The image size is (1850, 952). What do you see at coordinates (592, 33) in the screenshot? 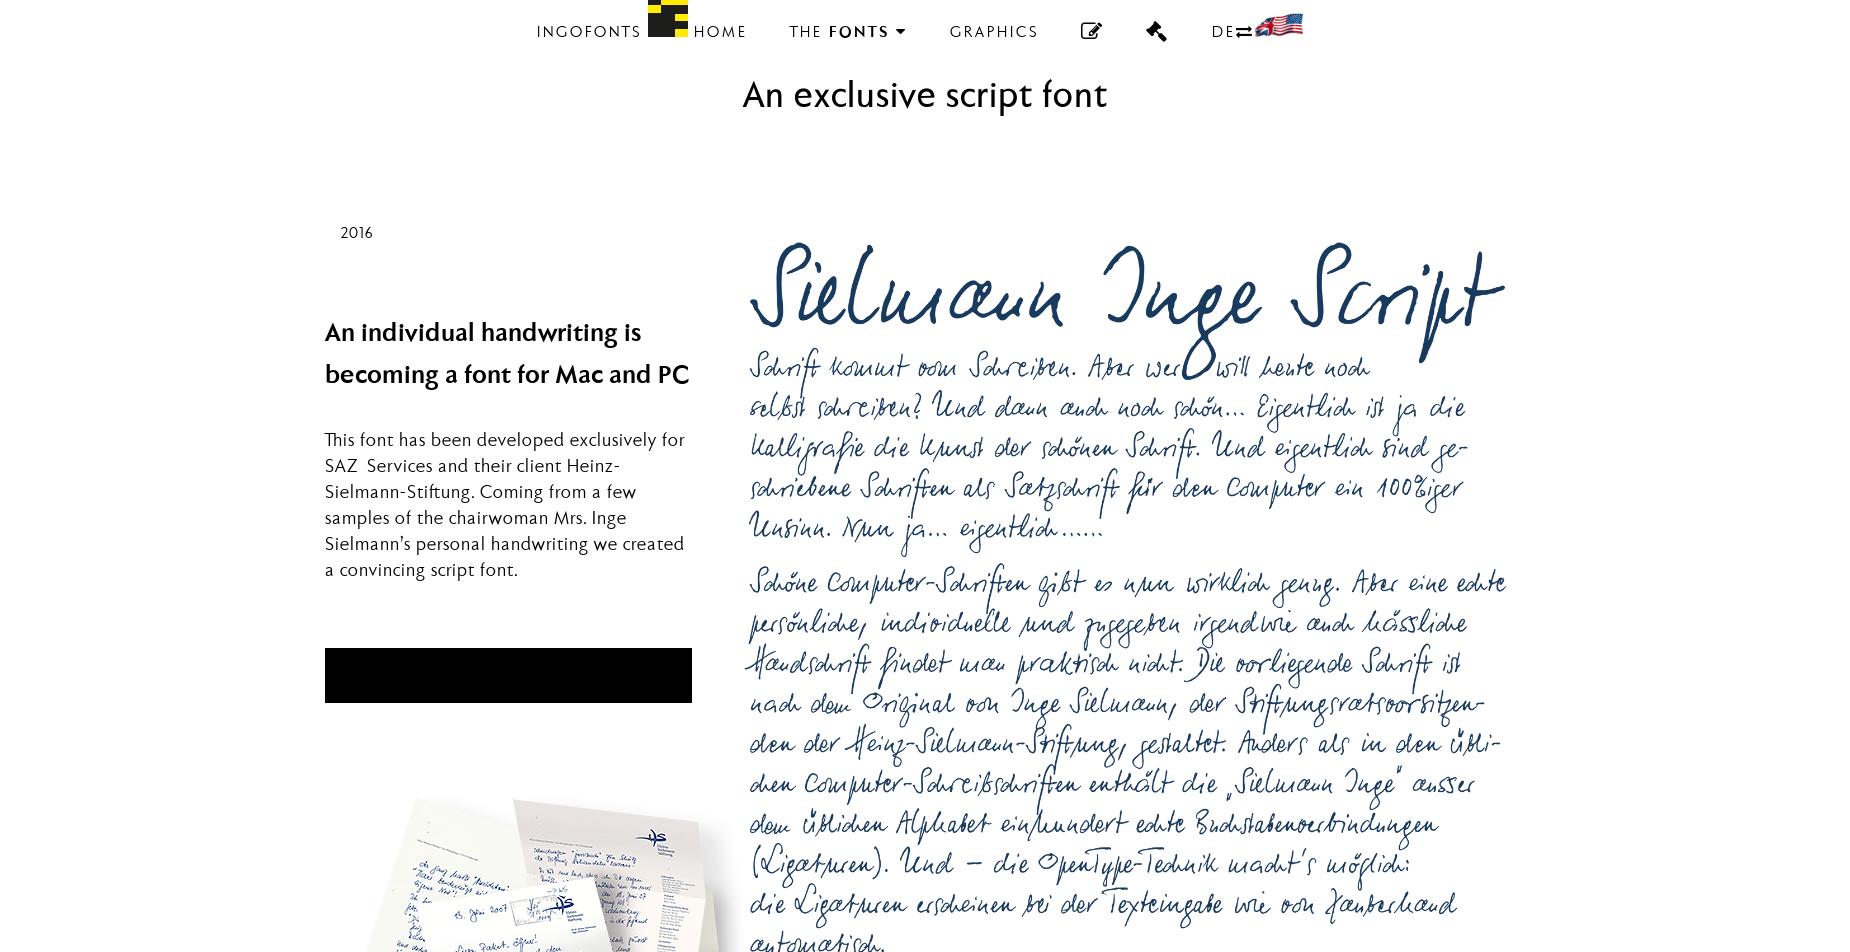
I see `'ingoFonts'` at bounding box center [592, 33].